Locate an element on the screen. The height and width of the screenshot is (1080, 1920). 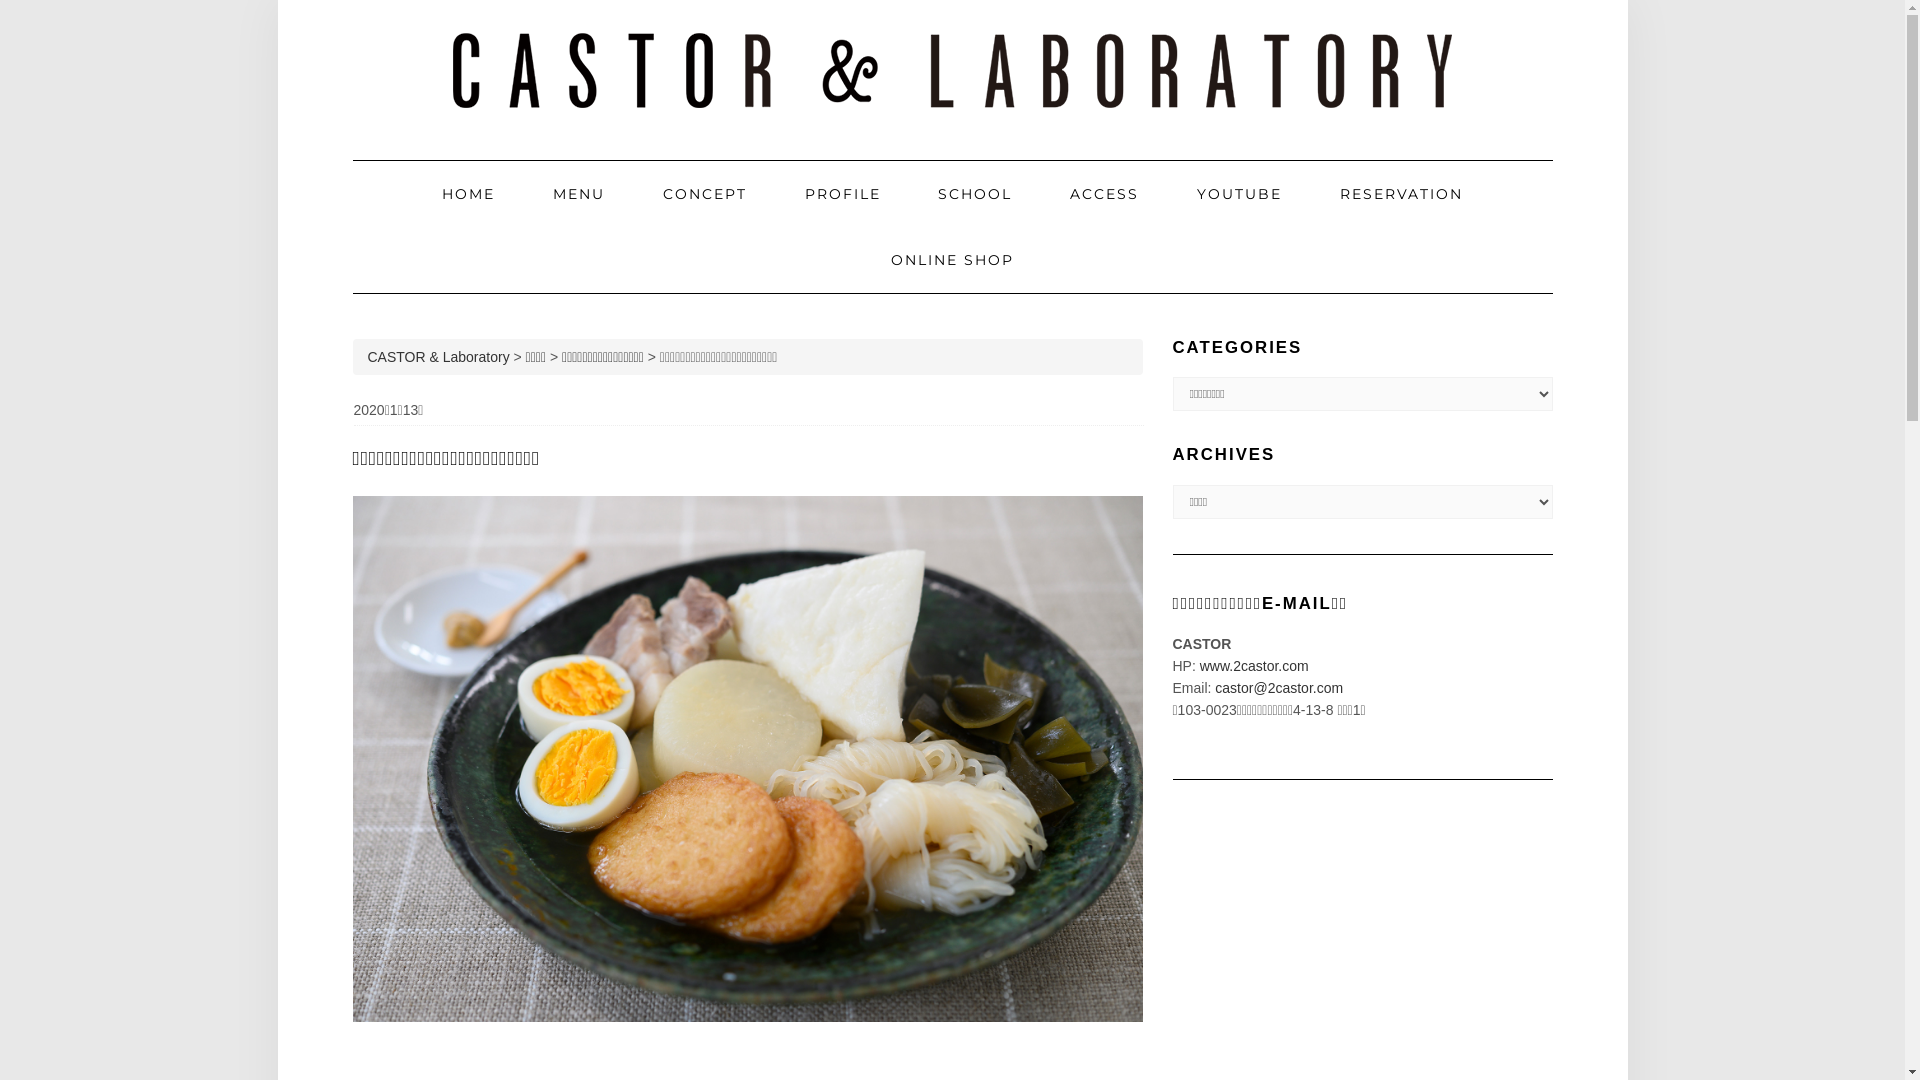
'CASTOR & Laboratory' is located at coordinates (437, 357).